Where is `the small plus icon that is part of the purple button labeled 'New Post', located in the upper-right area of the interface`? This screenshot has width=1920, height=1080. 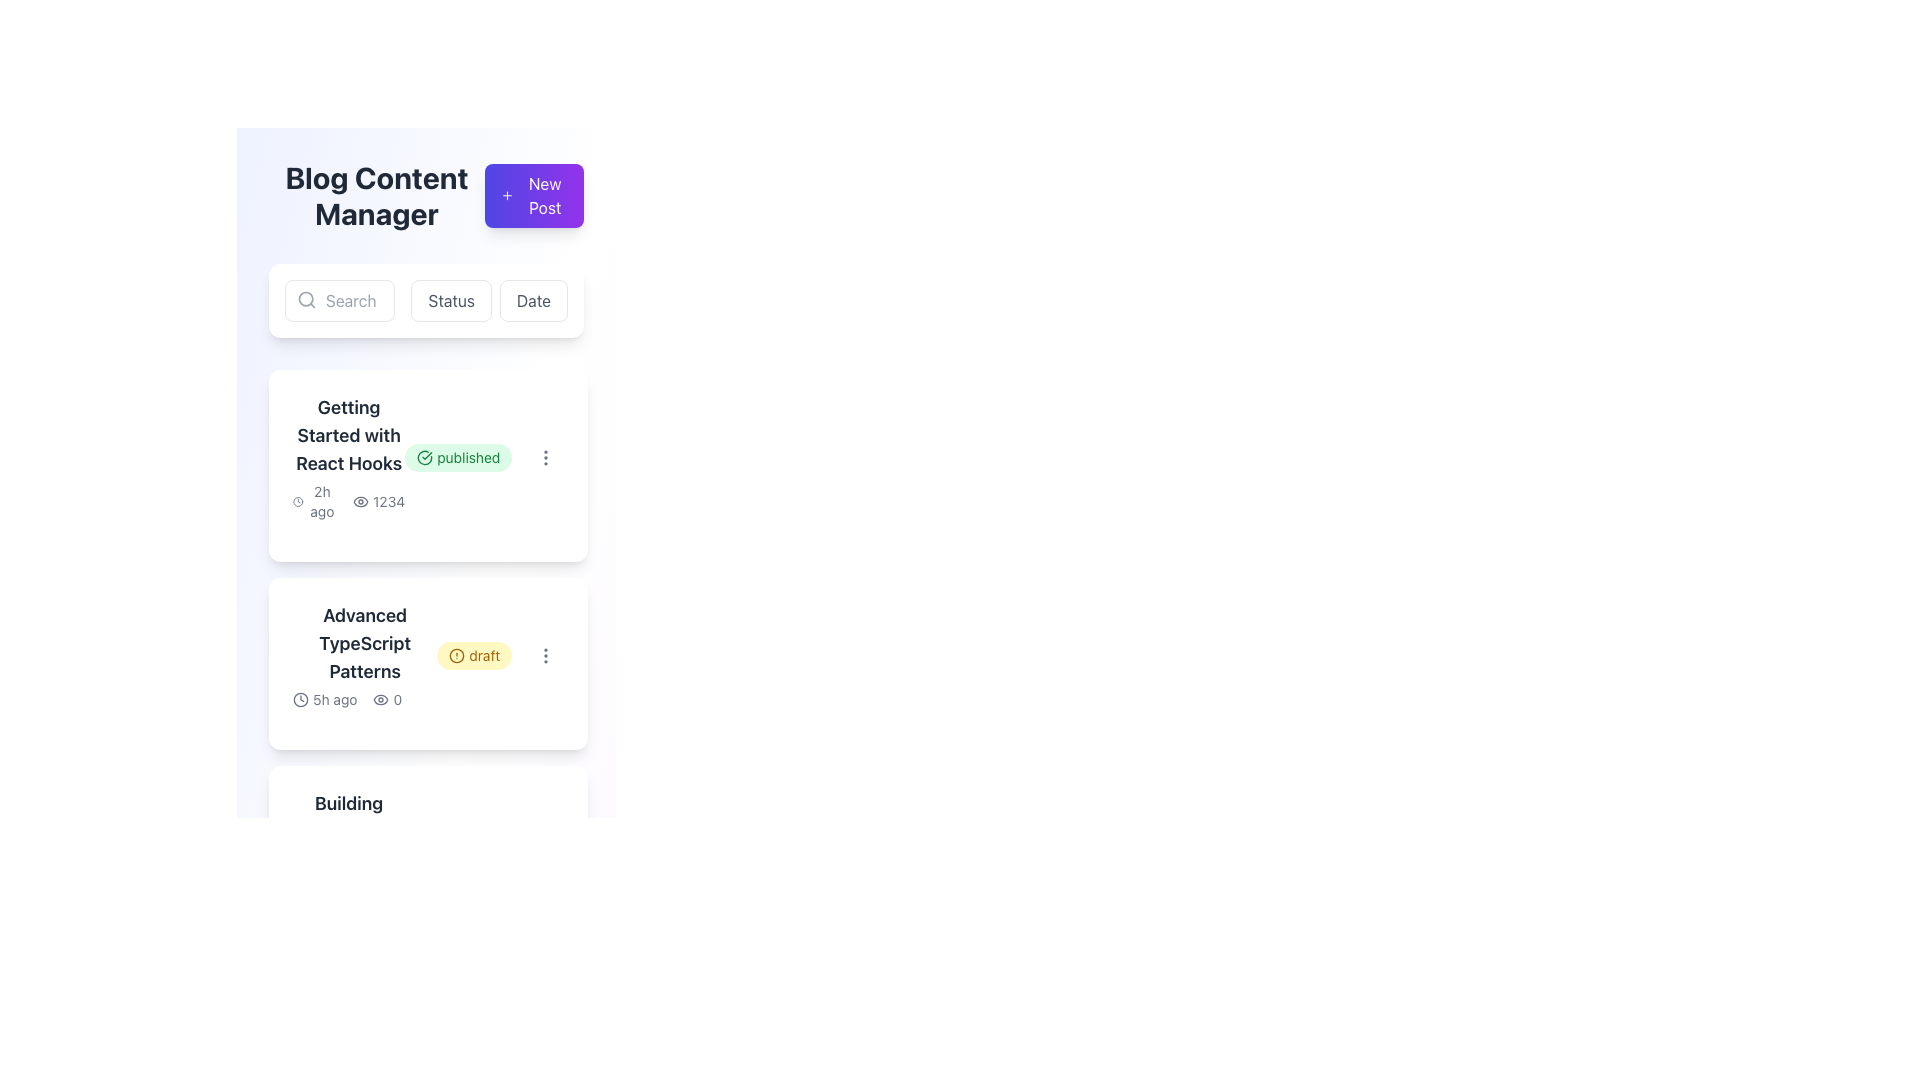 the small plus icon that is part of the purple button labeled 'New Post', located in the upper-right area of the interface is located at coordinates (507, 196).